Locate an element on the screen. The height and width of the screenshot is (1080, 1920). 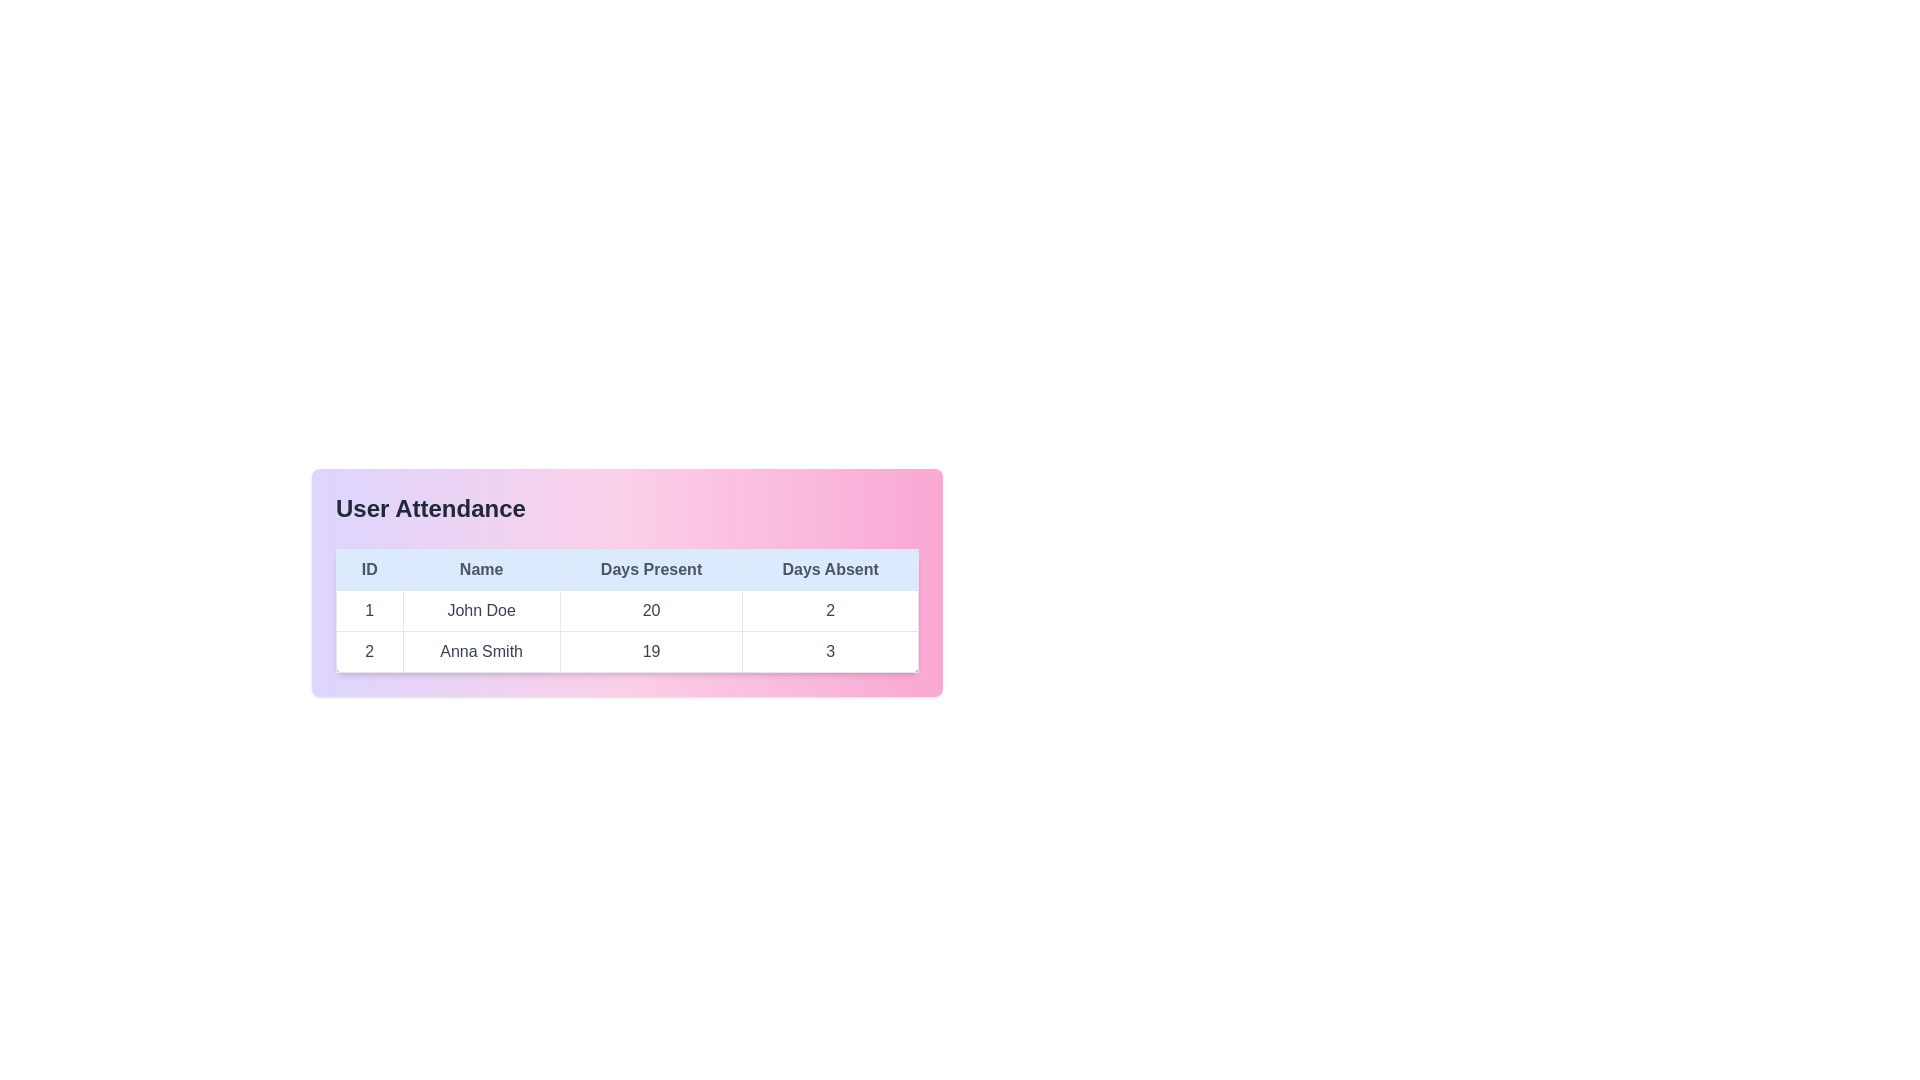
the static text element displaying the numeral '3' in the 'Days Absent' column for 'Anna Smith' in the user attendance table is located at coordinates (830, 651).